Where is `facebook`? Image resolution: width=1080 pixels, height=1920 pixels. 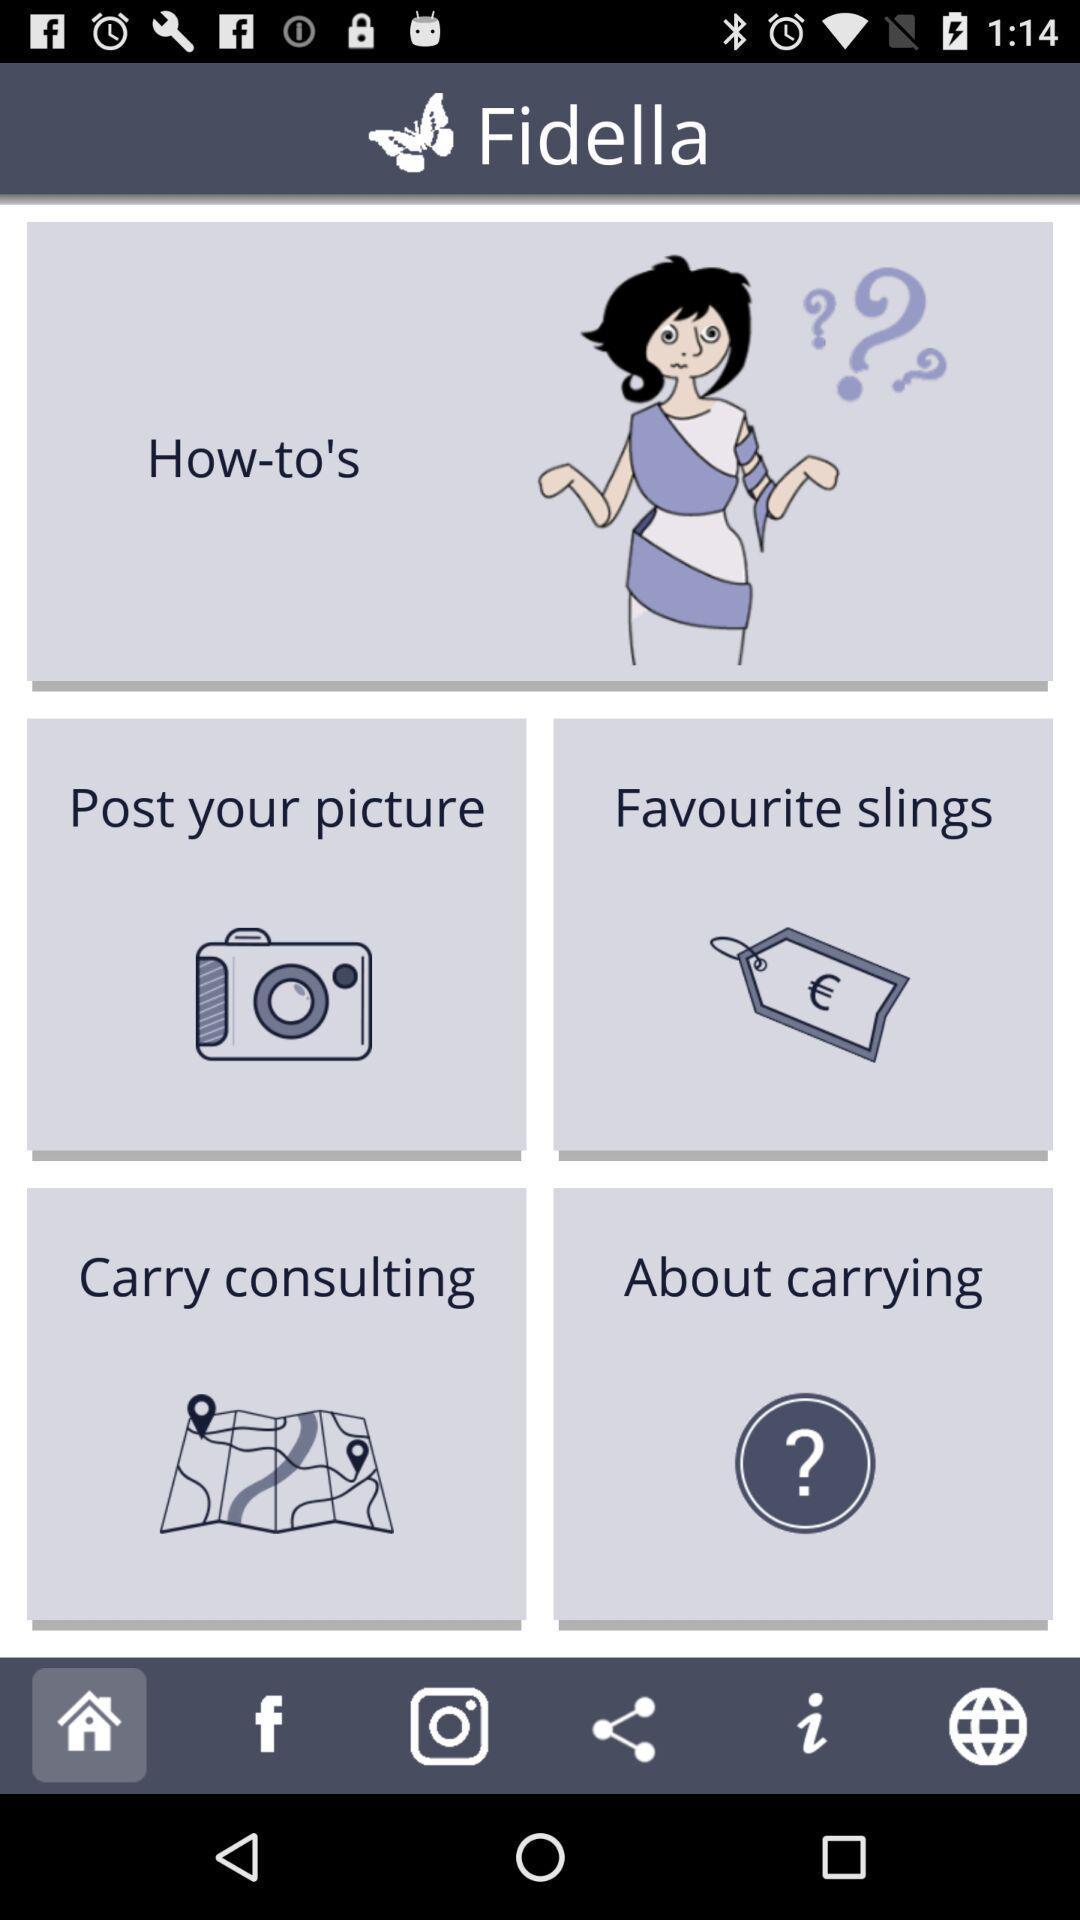
facebook is located at coordinates (270, 1724).